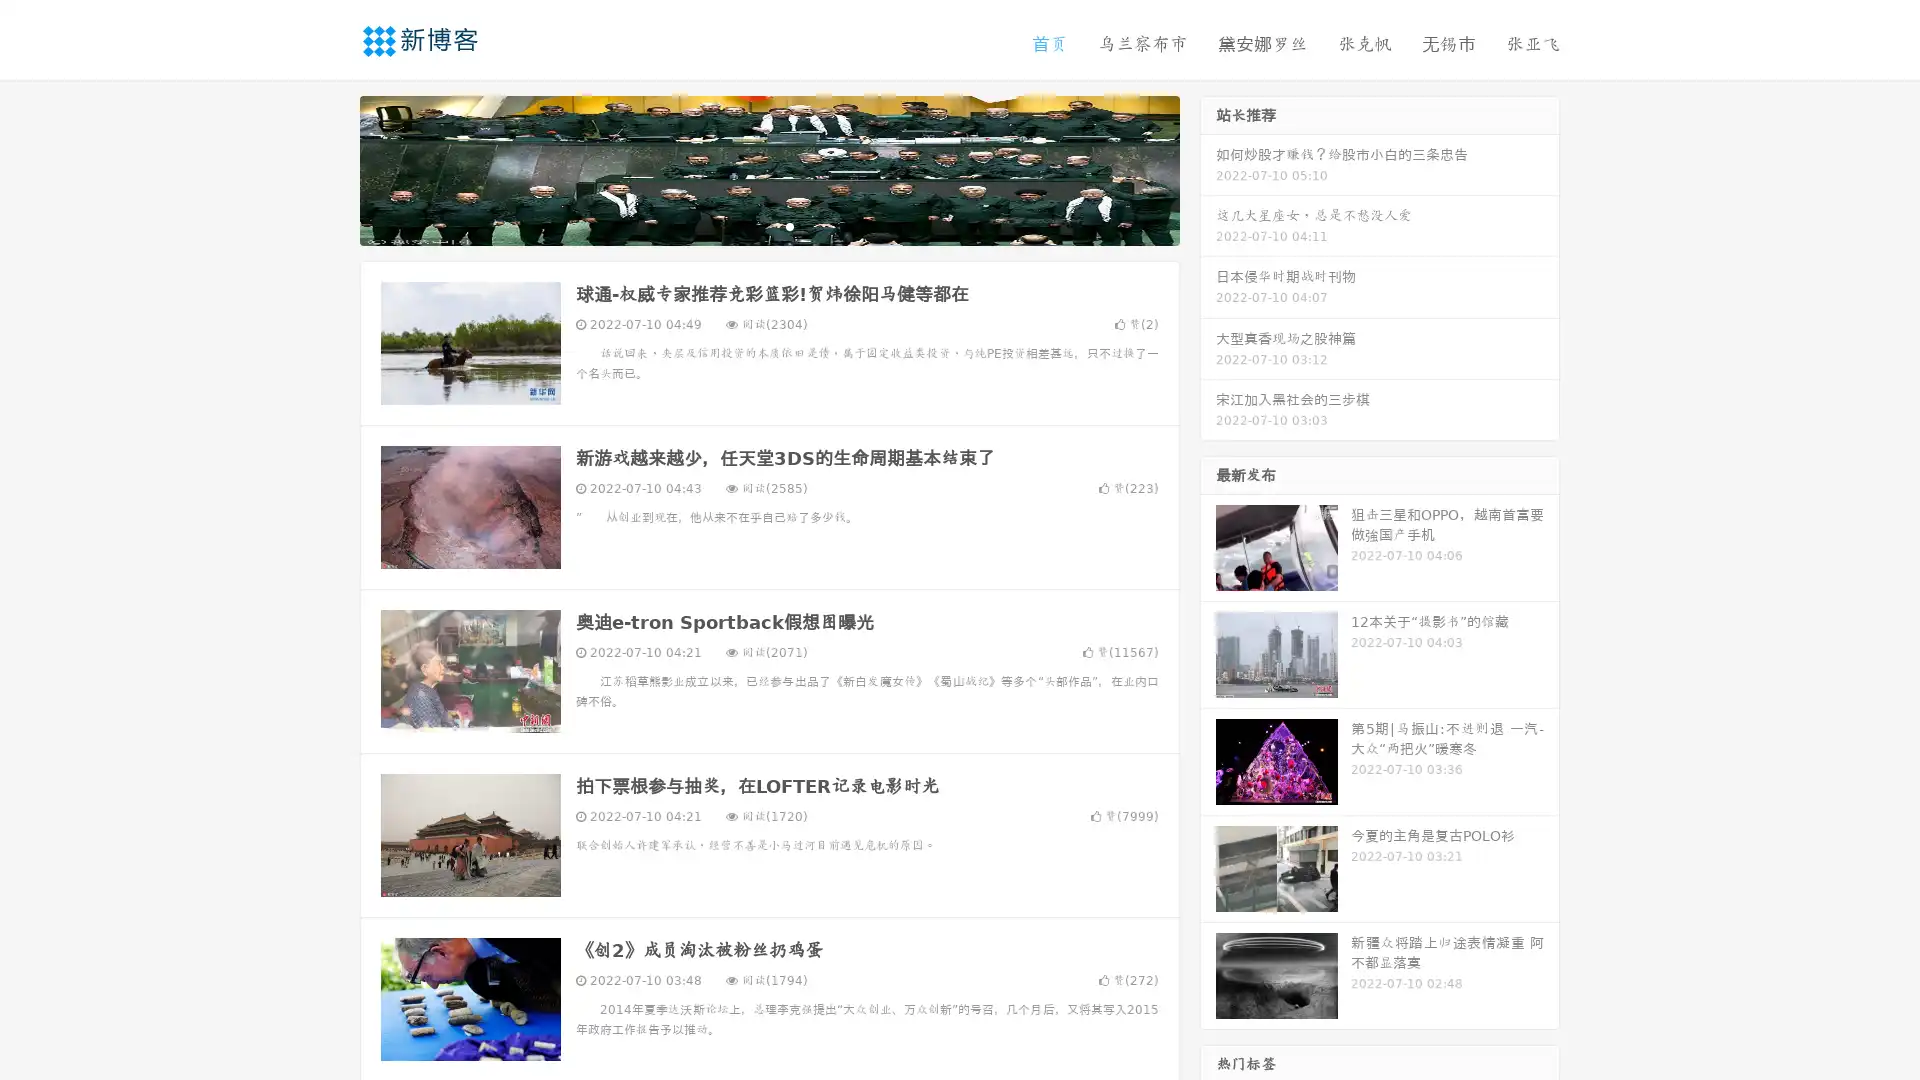 This screenshot has height=1080, width=1920. Describe the element at coordinates (748, 225) in the screenshot. I see `Go to slide 1` at that location.